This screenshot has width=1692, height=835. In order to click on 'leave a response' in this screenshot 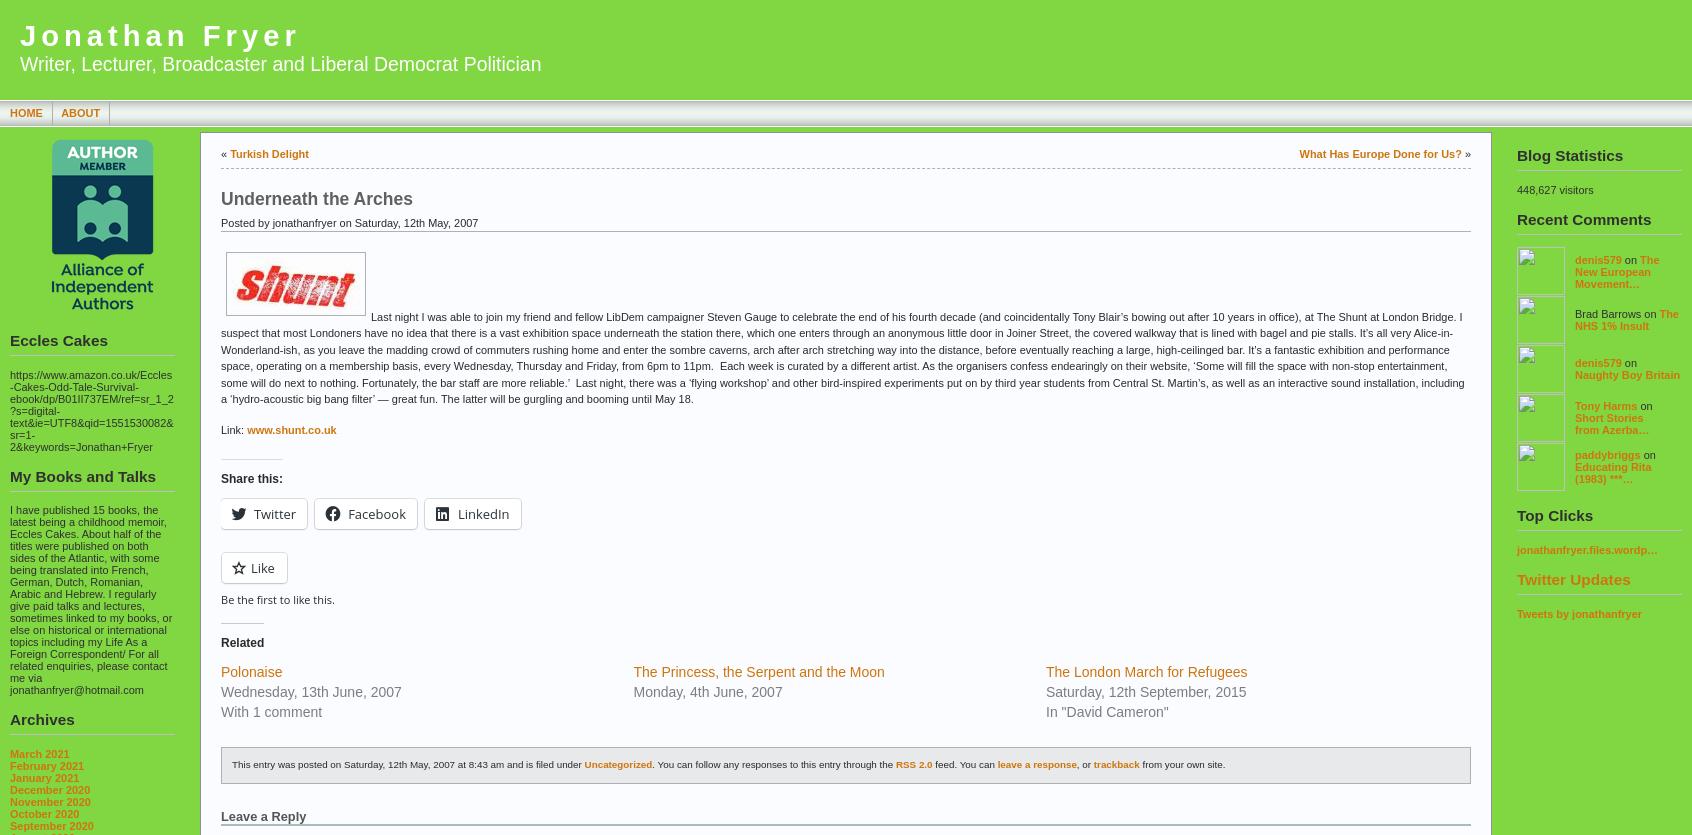, I will do `click(1035, 763)`.